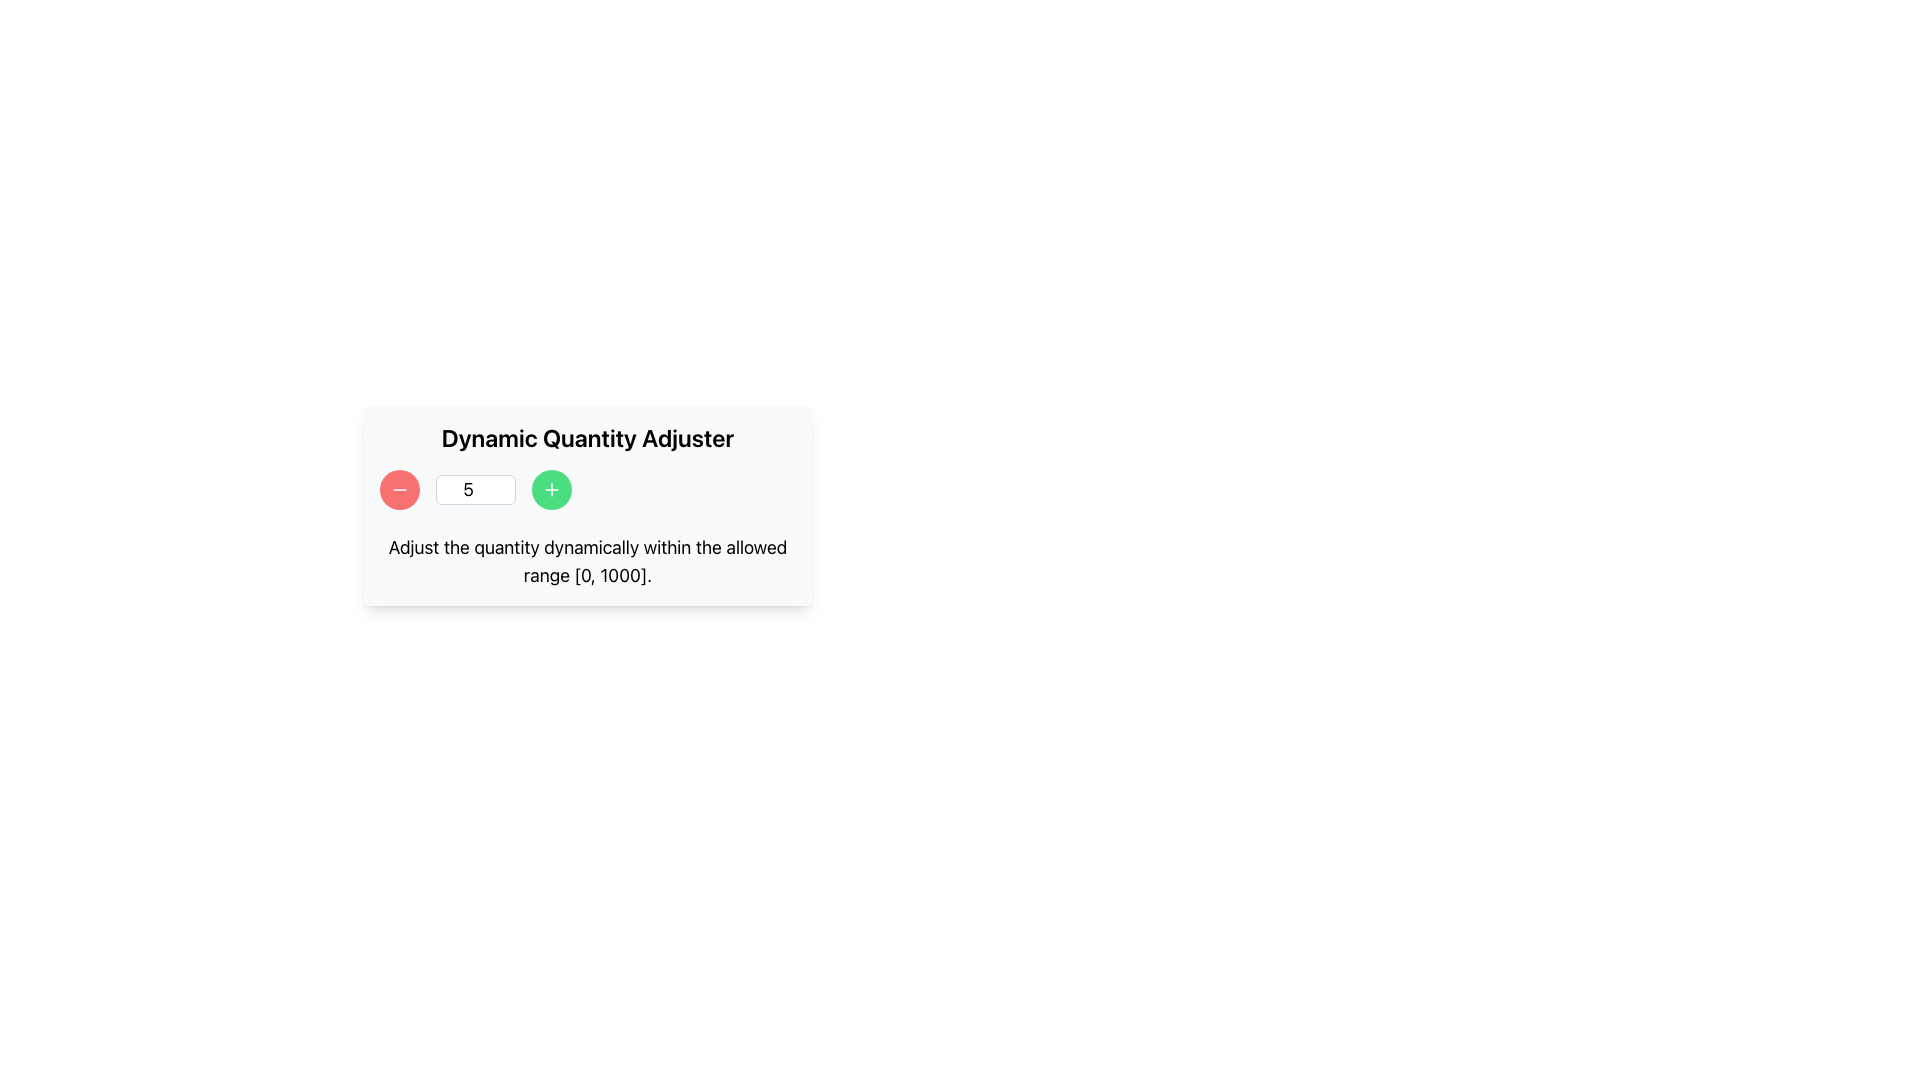  What do you see at coordinates (474, 489) in the screenshot?
I see `the numeric input box located between the red minus button and the green plus button within the card-like interface` at bounding box center [474, 489].